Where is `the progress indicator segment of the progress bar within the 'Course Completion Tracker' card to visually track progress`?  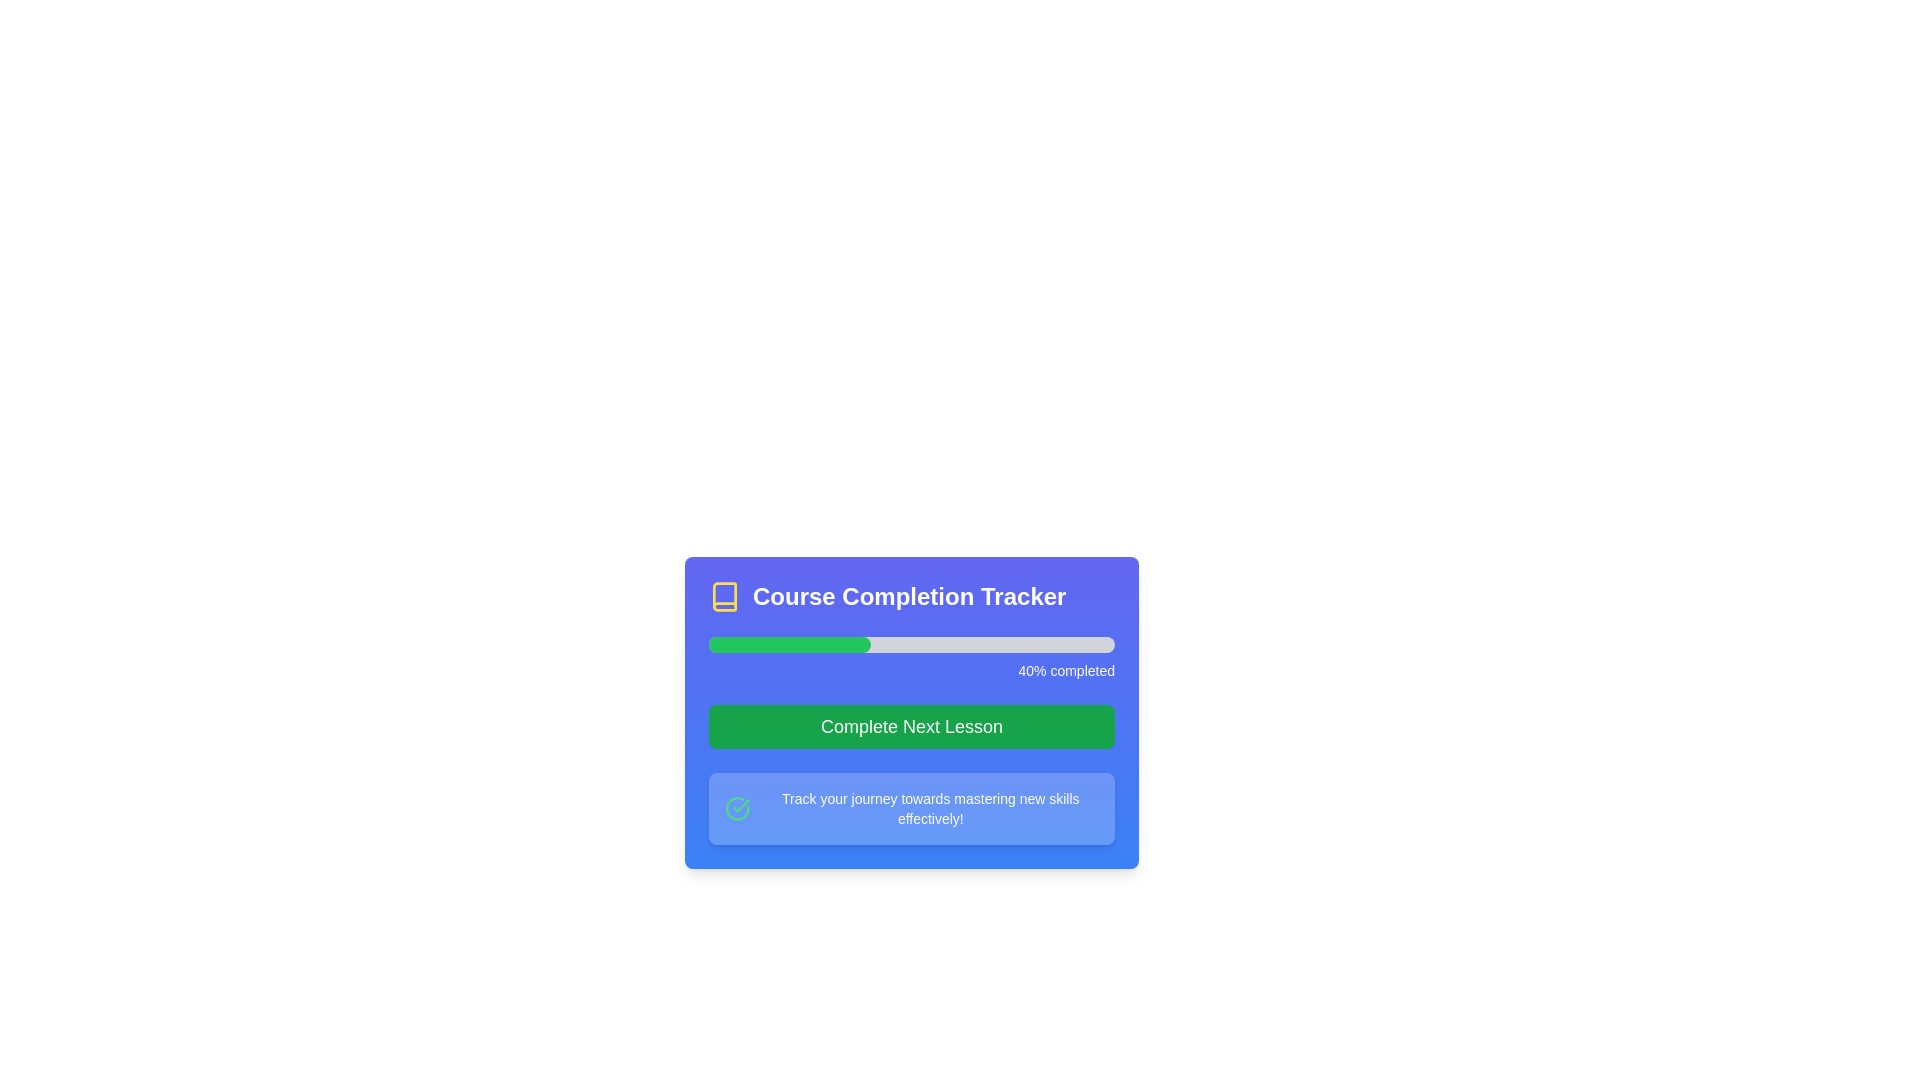 the progress indicator segment of the progress bar within the 'Course Completion Tracker' card to visually track progress is located at coordinates (789, 644).